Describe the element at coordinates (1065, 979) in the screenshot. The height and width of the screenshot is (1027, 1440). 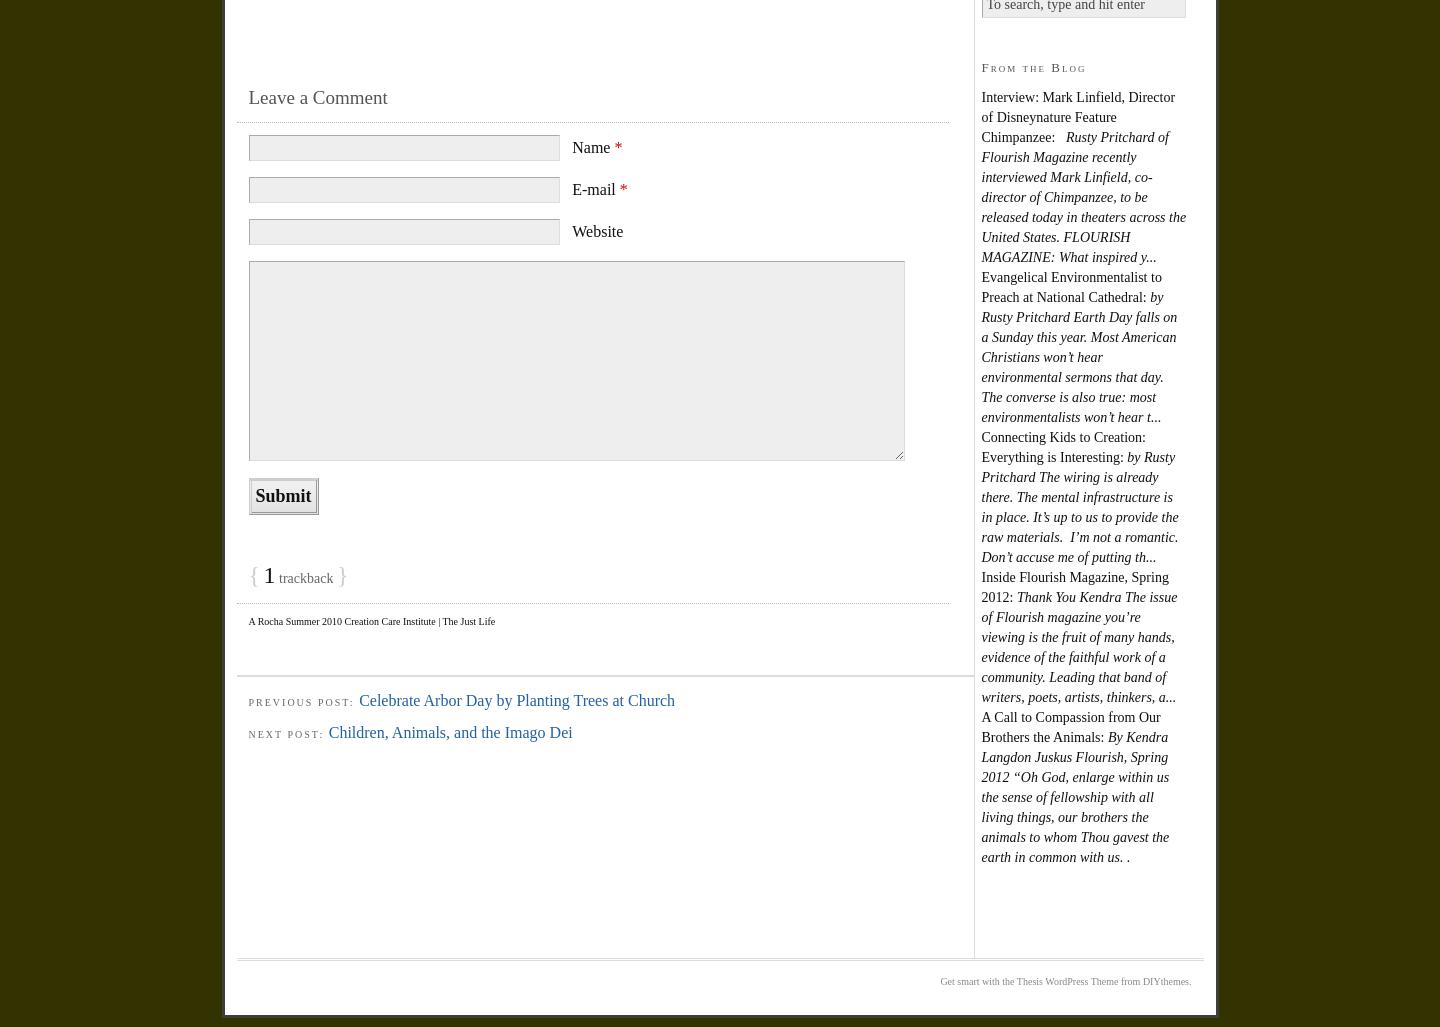
I see `'Get smart with the Thesis WordPress Theme from DIYthemes.'` at that location.